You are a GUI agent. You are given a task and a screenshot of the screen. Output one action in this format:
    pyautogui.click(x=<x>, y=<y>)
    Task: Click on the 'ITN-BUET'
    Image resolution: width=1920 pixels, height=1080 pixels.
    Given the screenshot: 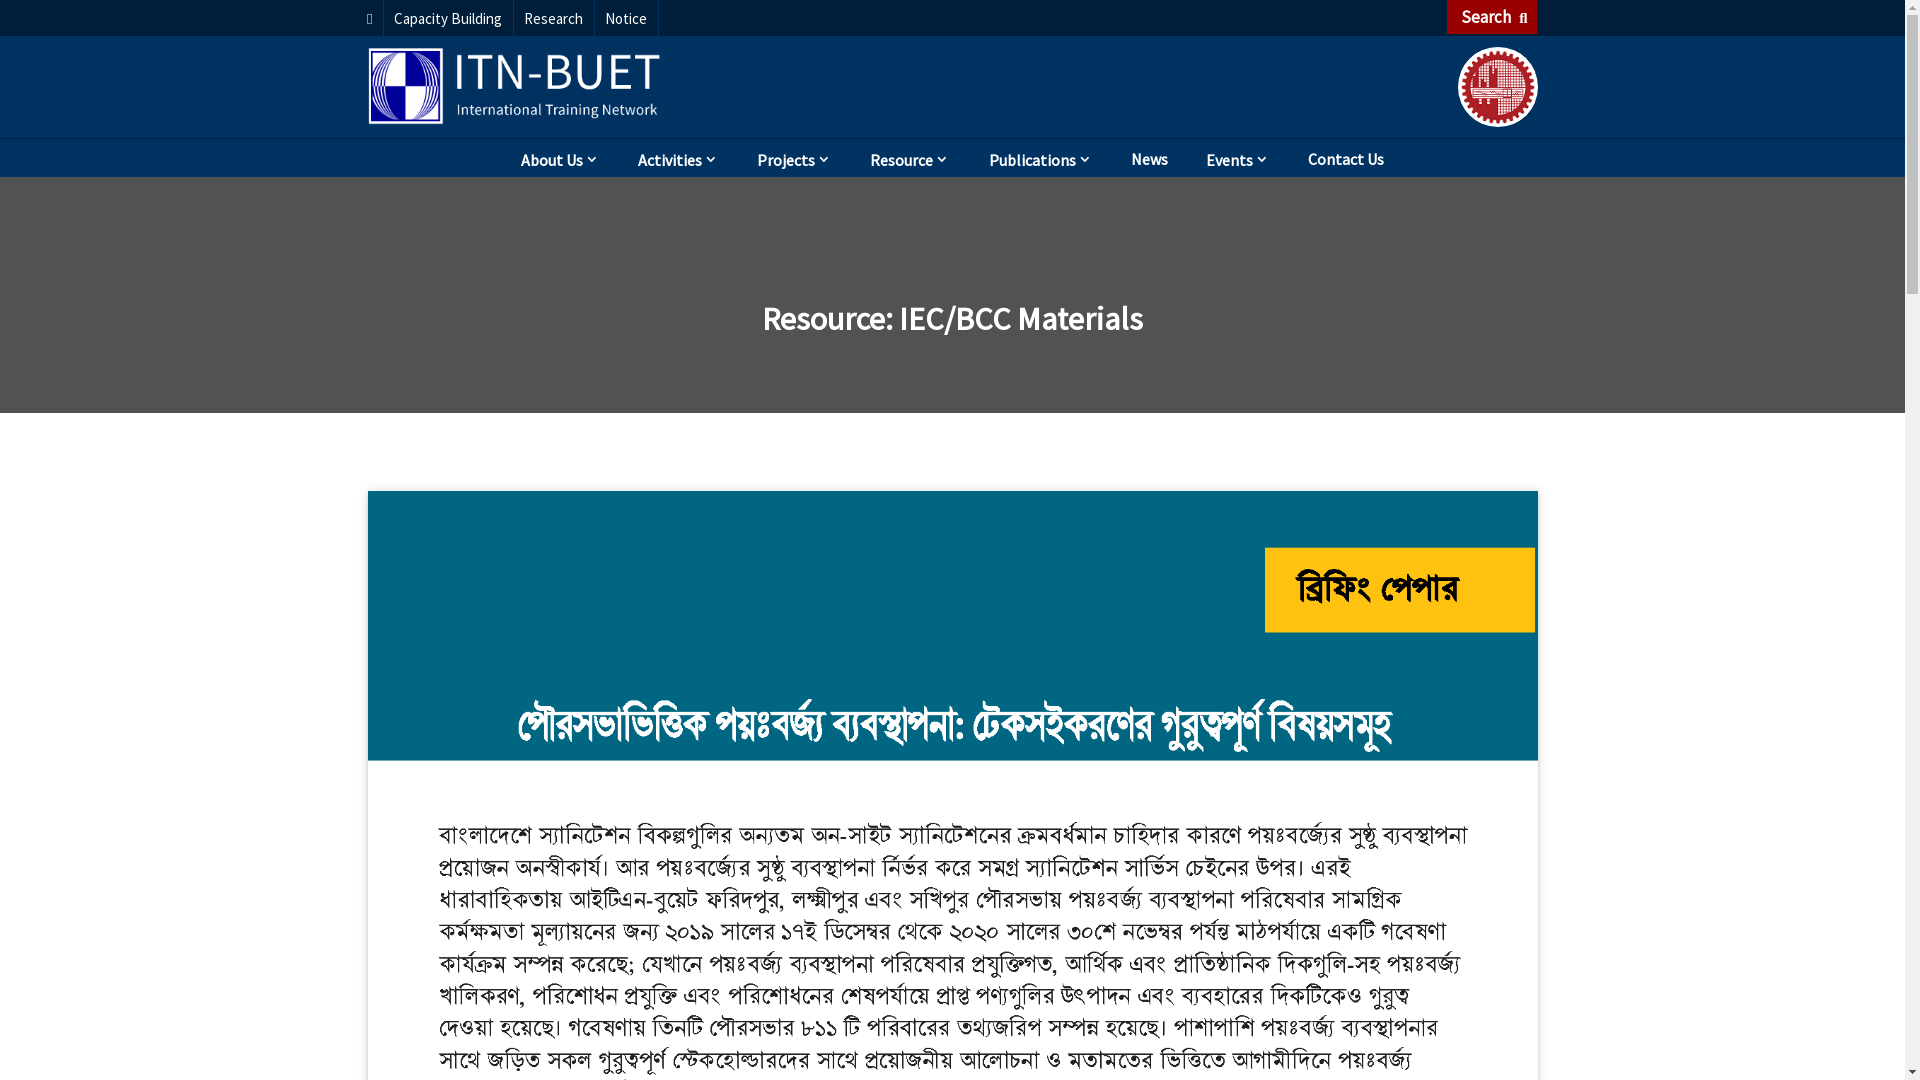 What is the action you would take?
    pyautogui.click(x=368, y=84)
    